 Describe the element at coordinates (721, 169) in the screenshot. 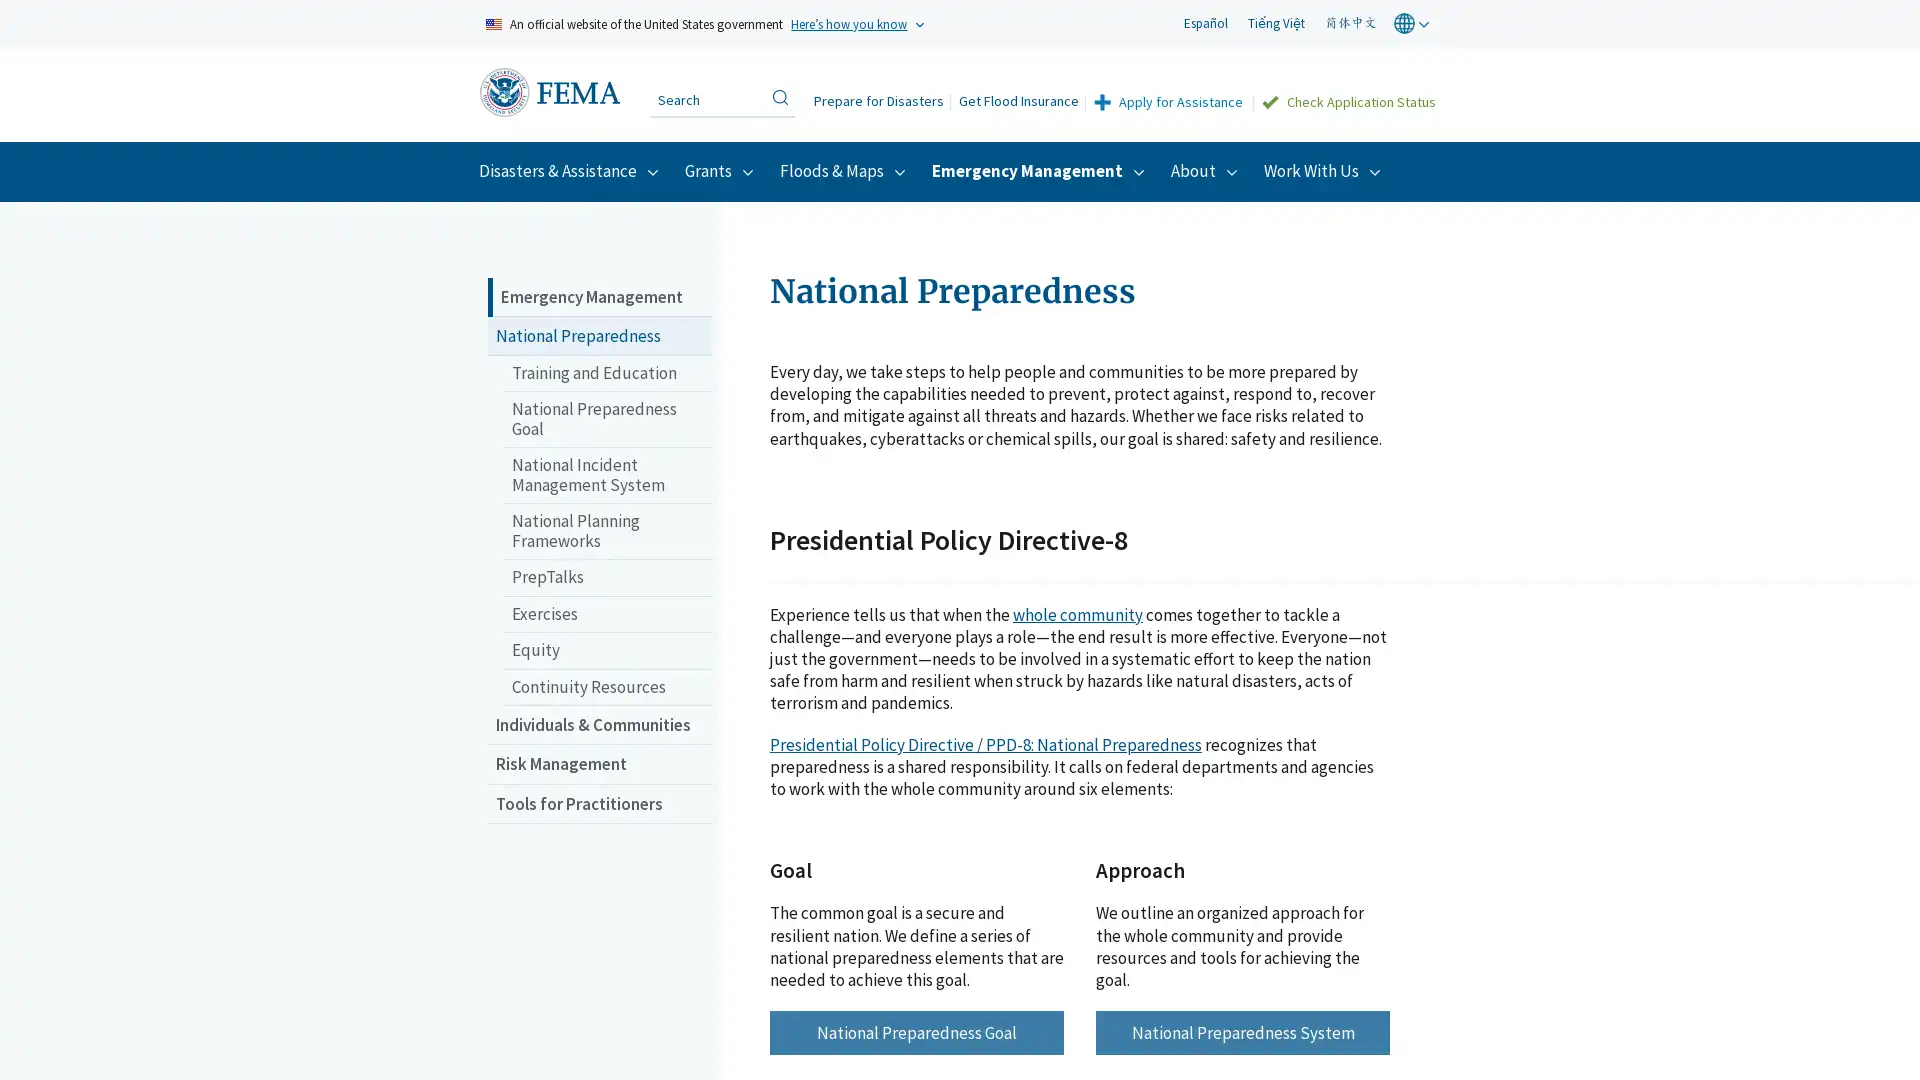

I see `Grants` at that location.